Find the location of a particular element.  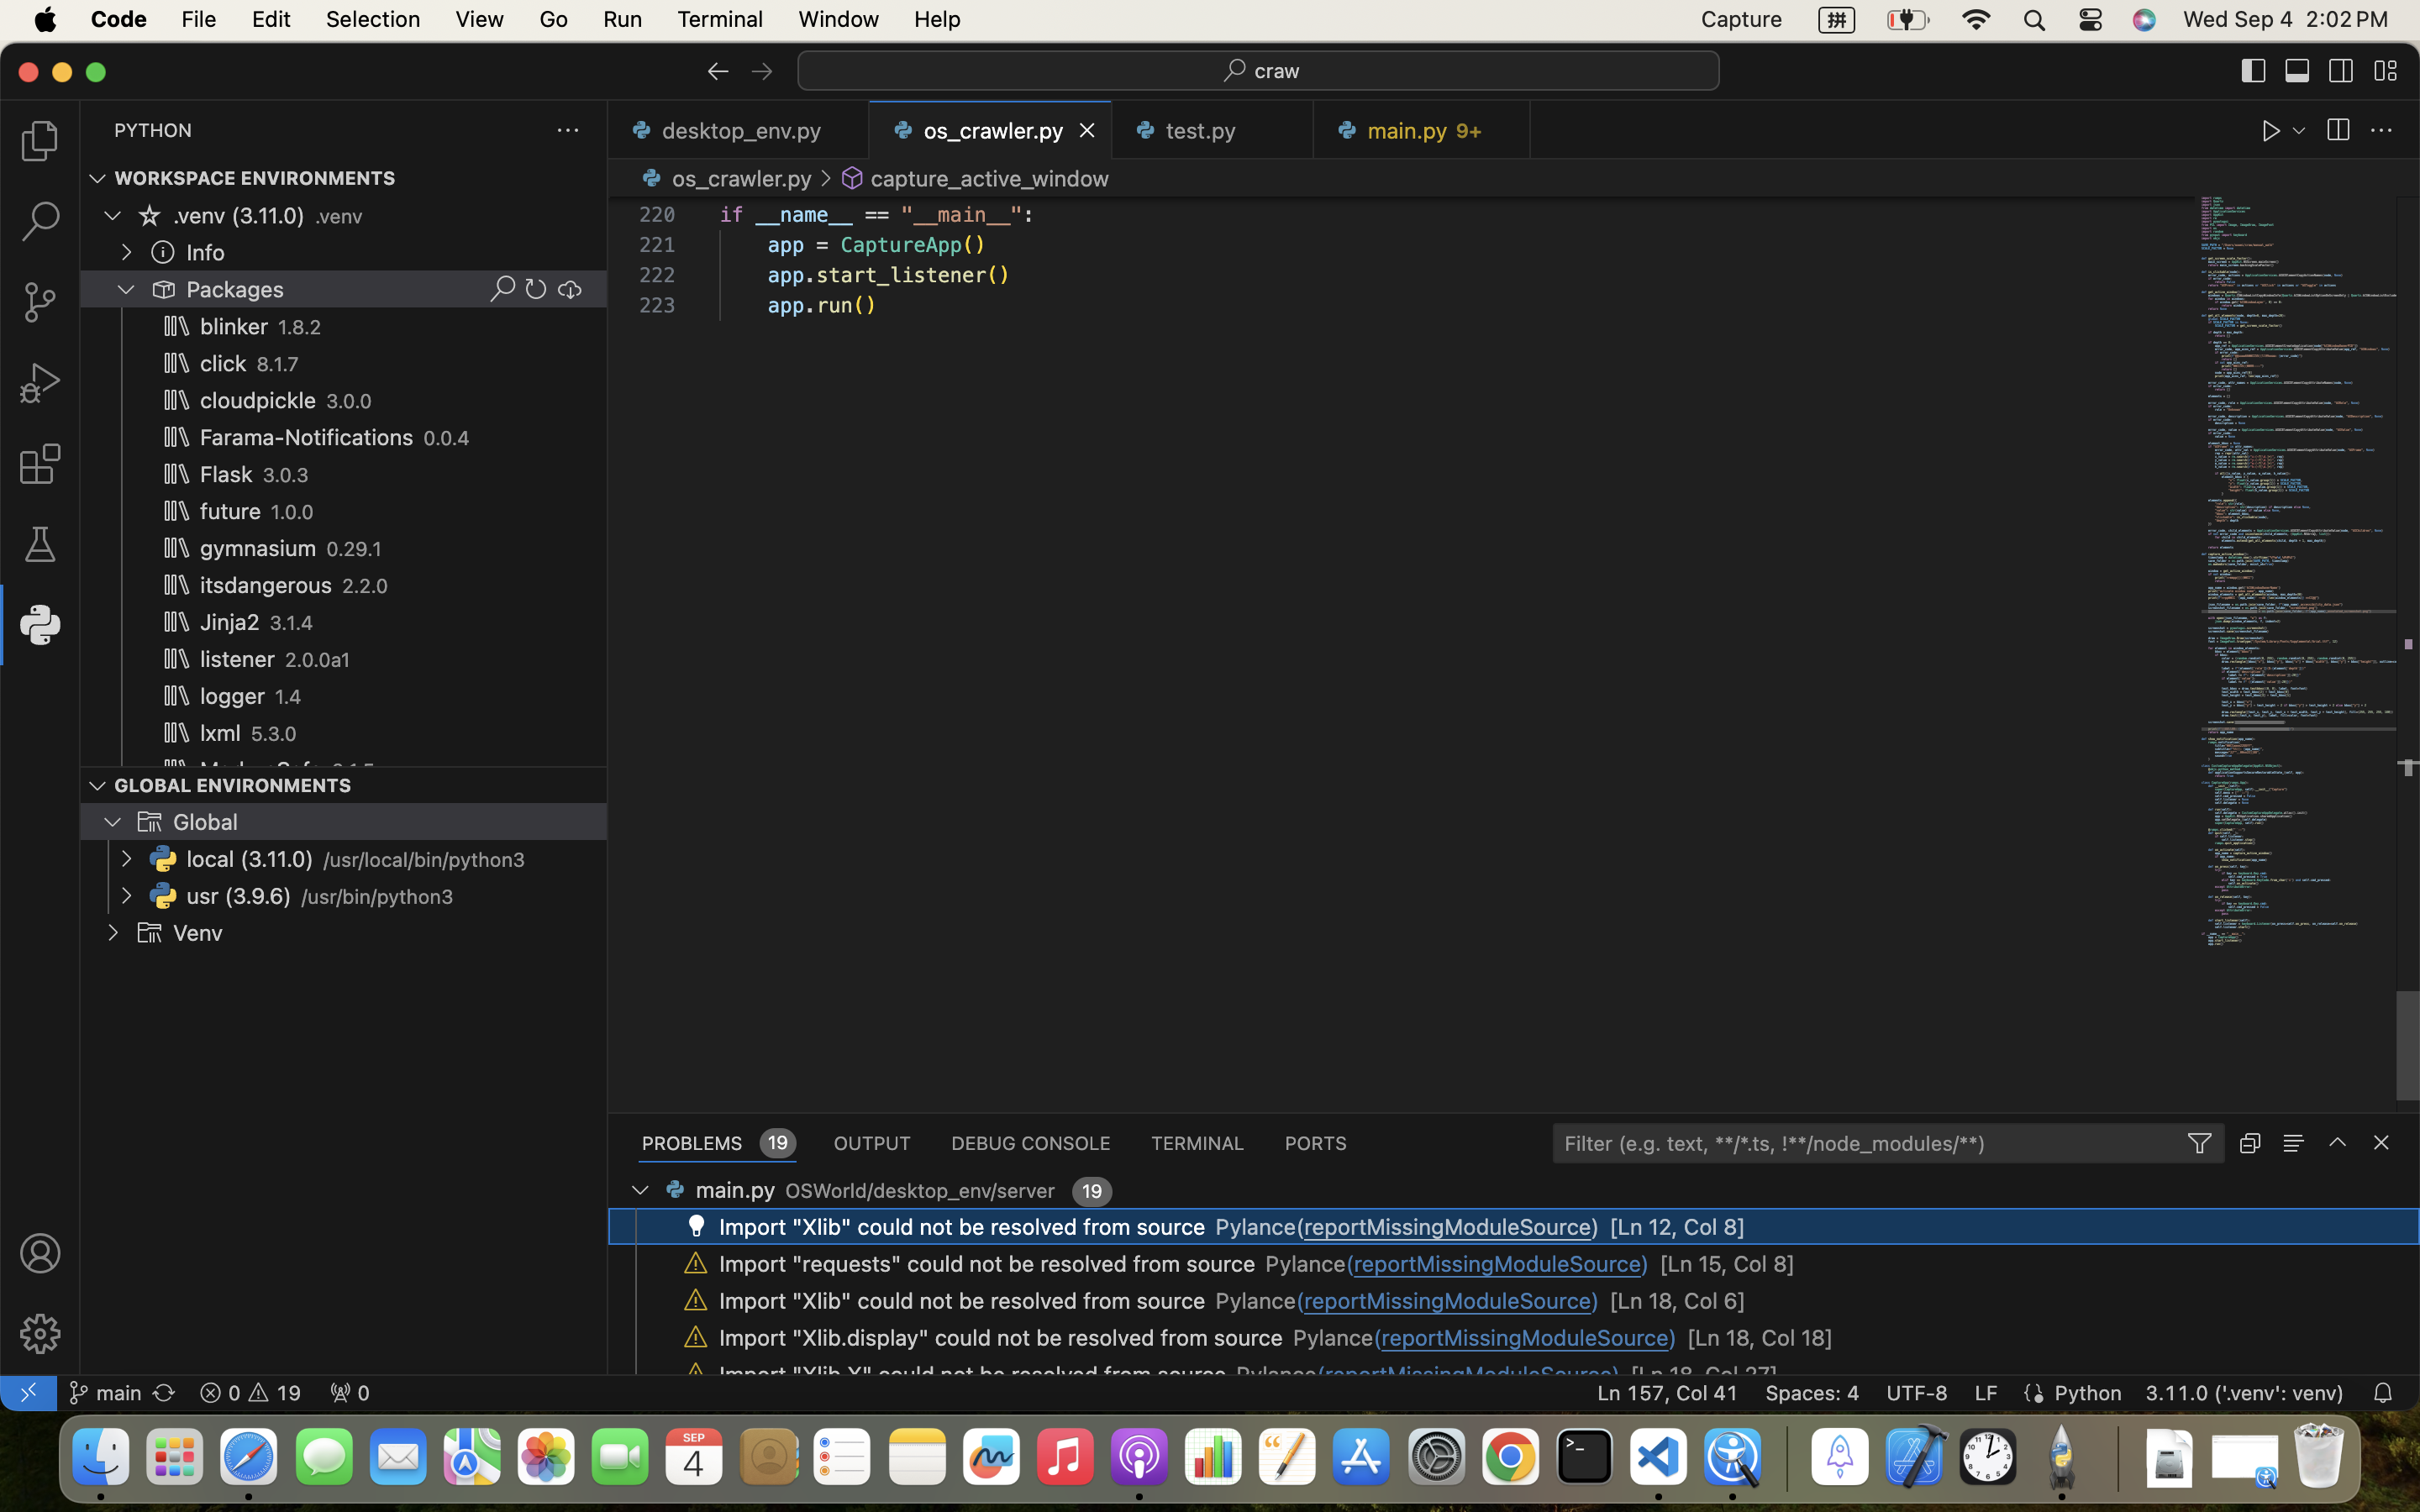

'3.0.0' is located at coordinates (349, 401).